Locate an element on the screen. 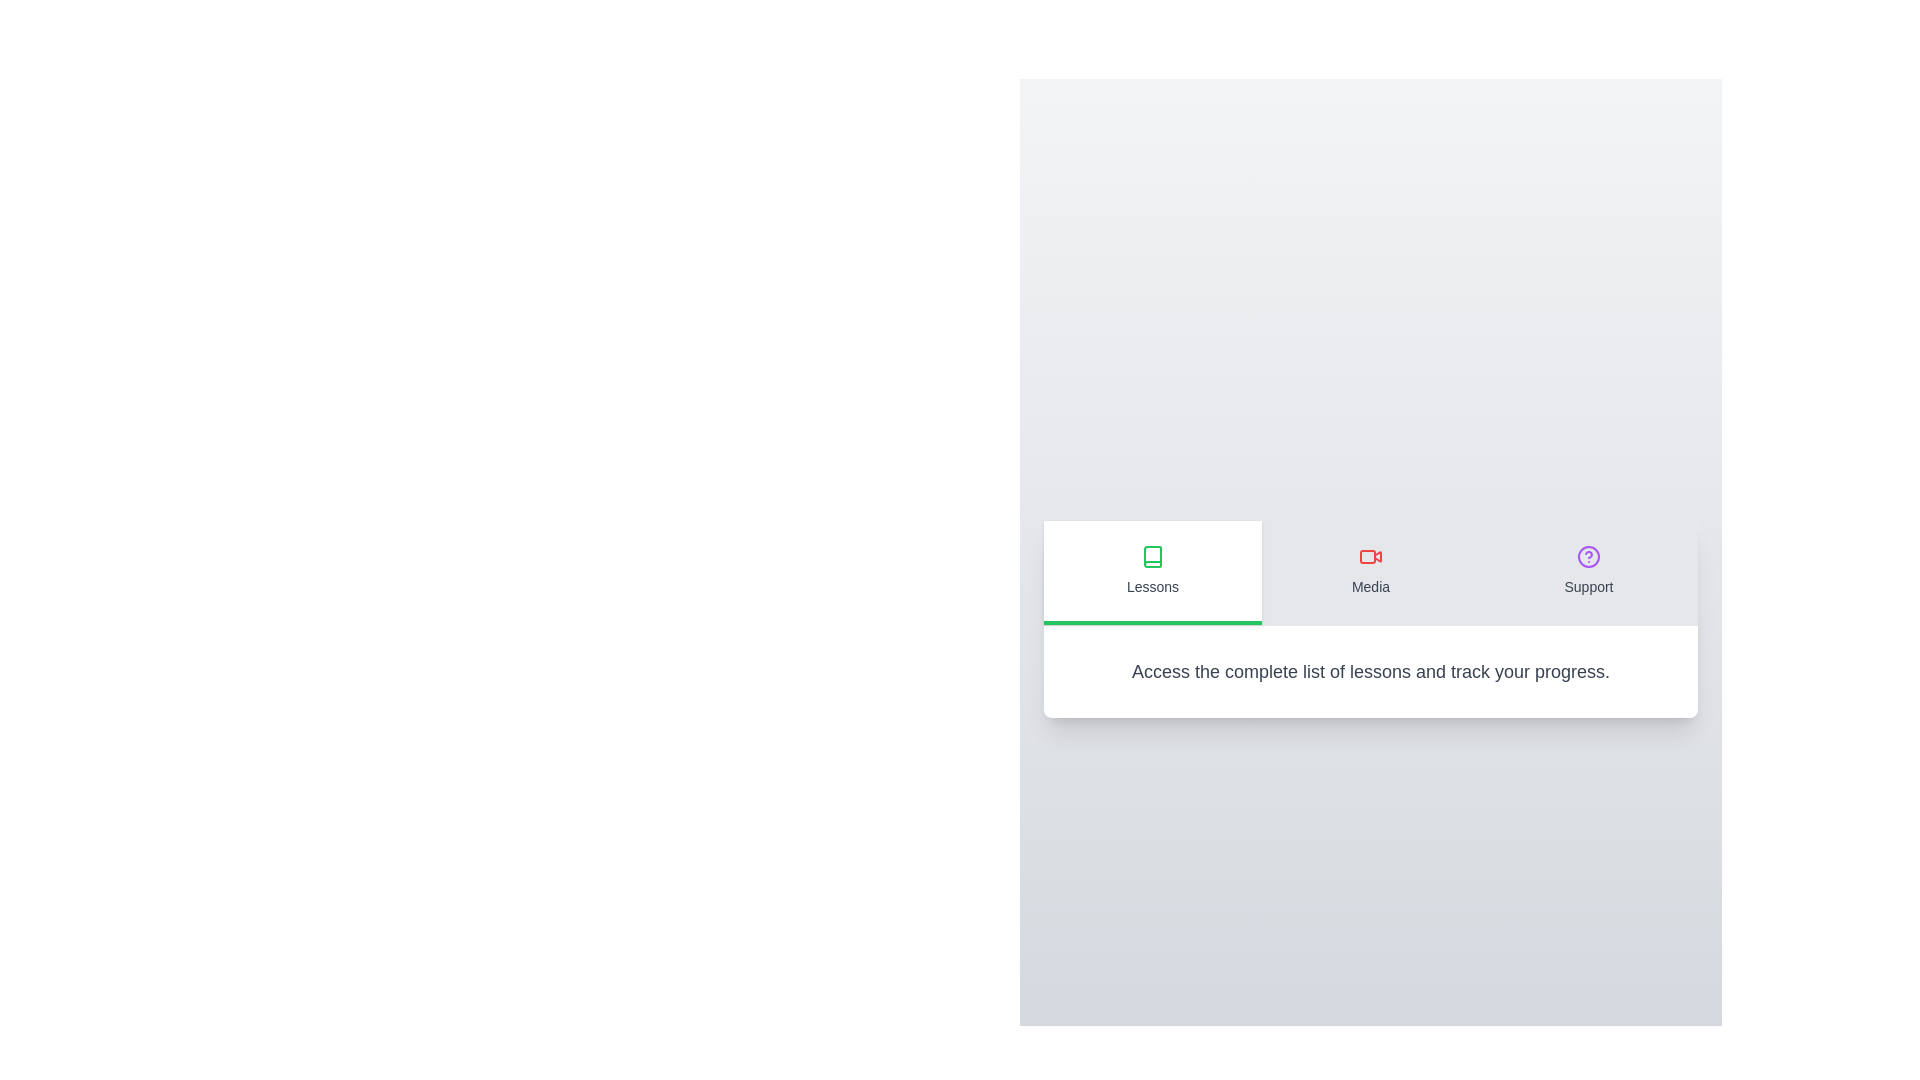 This screenshot has height=1080, width=1920. the Lessons tab by clicking on its button is located at coordinates (1152, 572).